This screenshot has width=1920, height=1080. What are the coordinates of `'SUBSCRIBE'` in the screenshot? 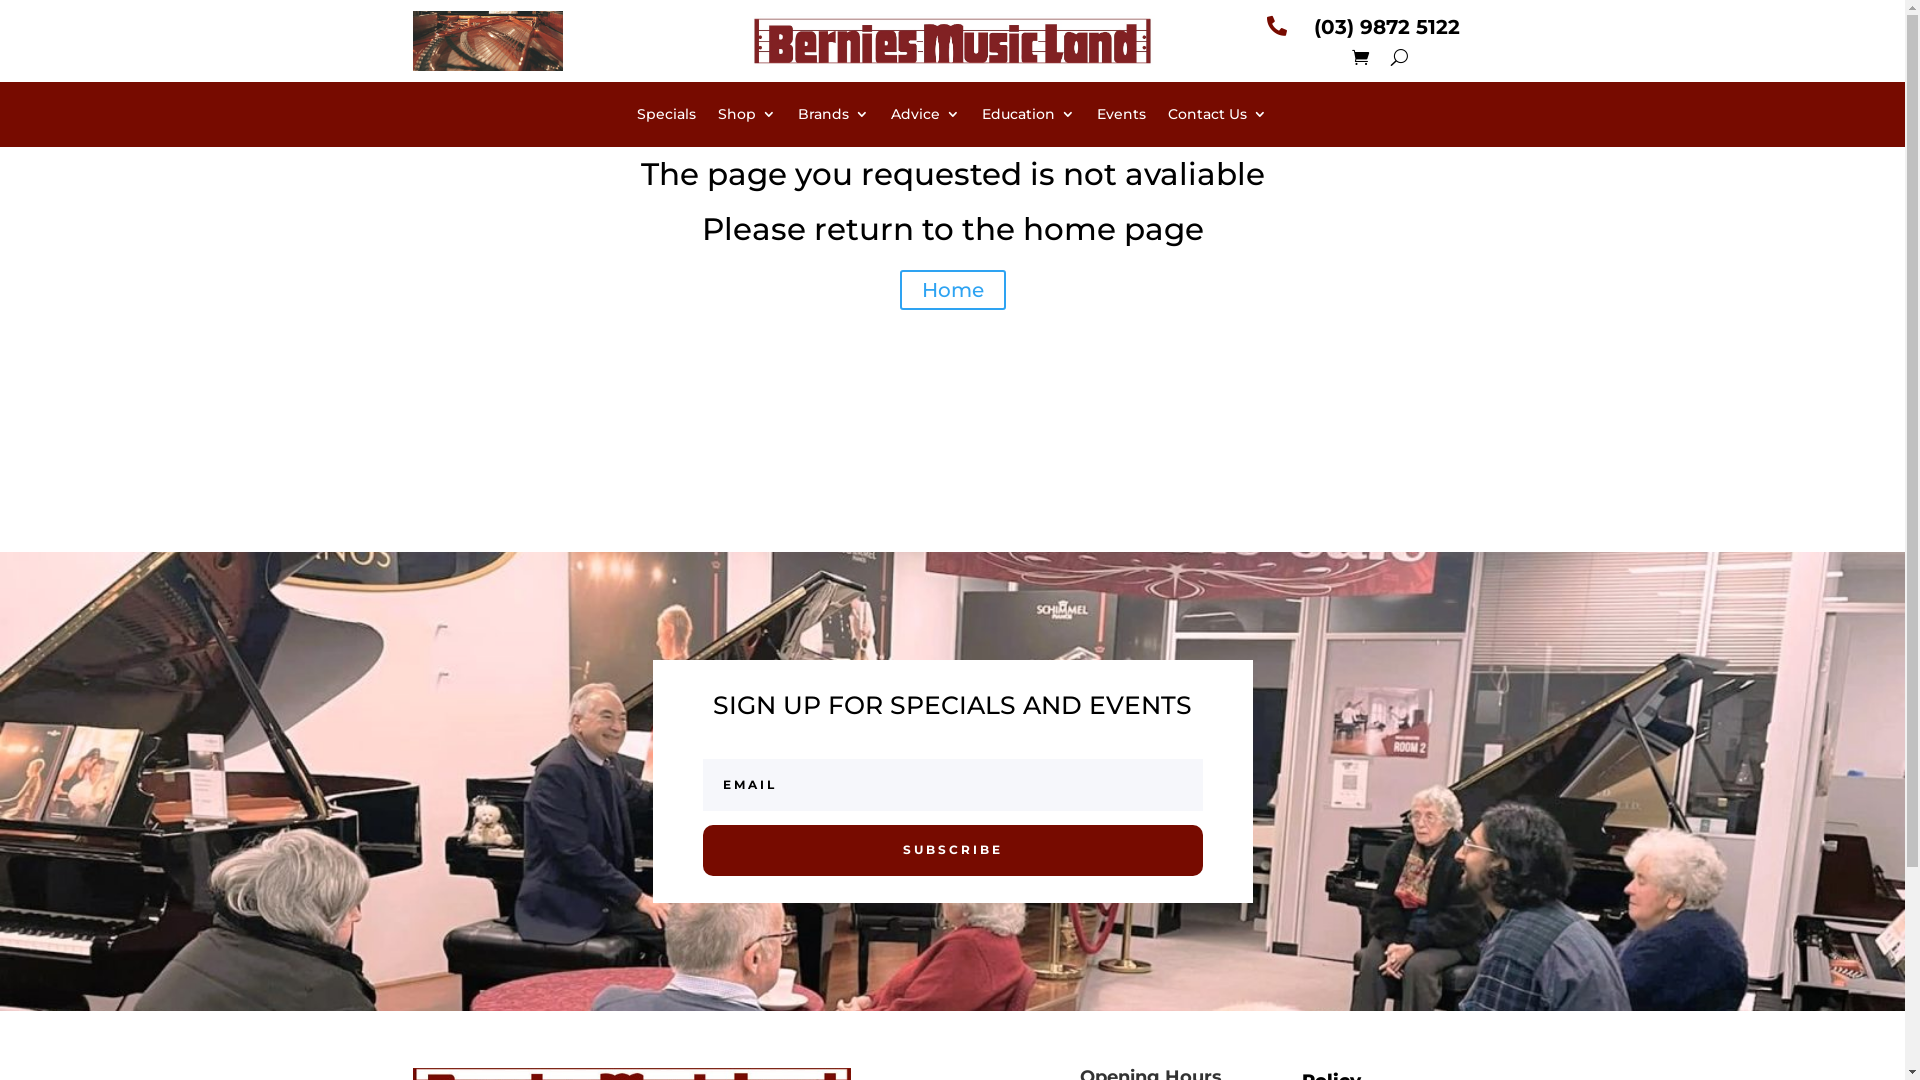 It's located at (950, 849).